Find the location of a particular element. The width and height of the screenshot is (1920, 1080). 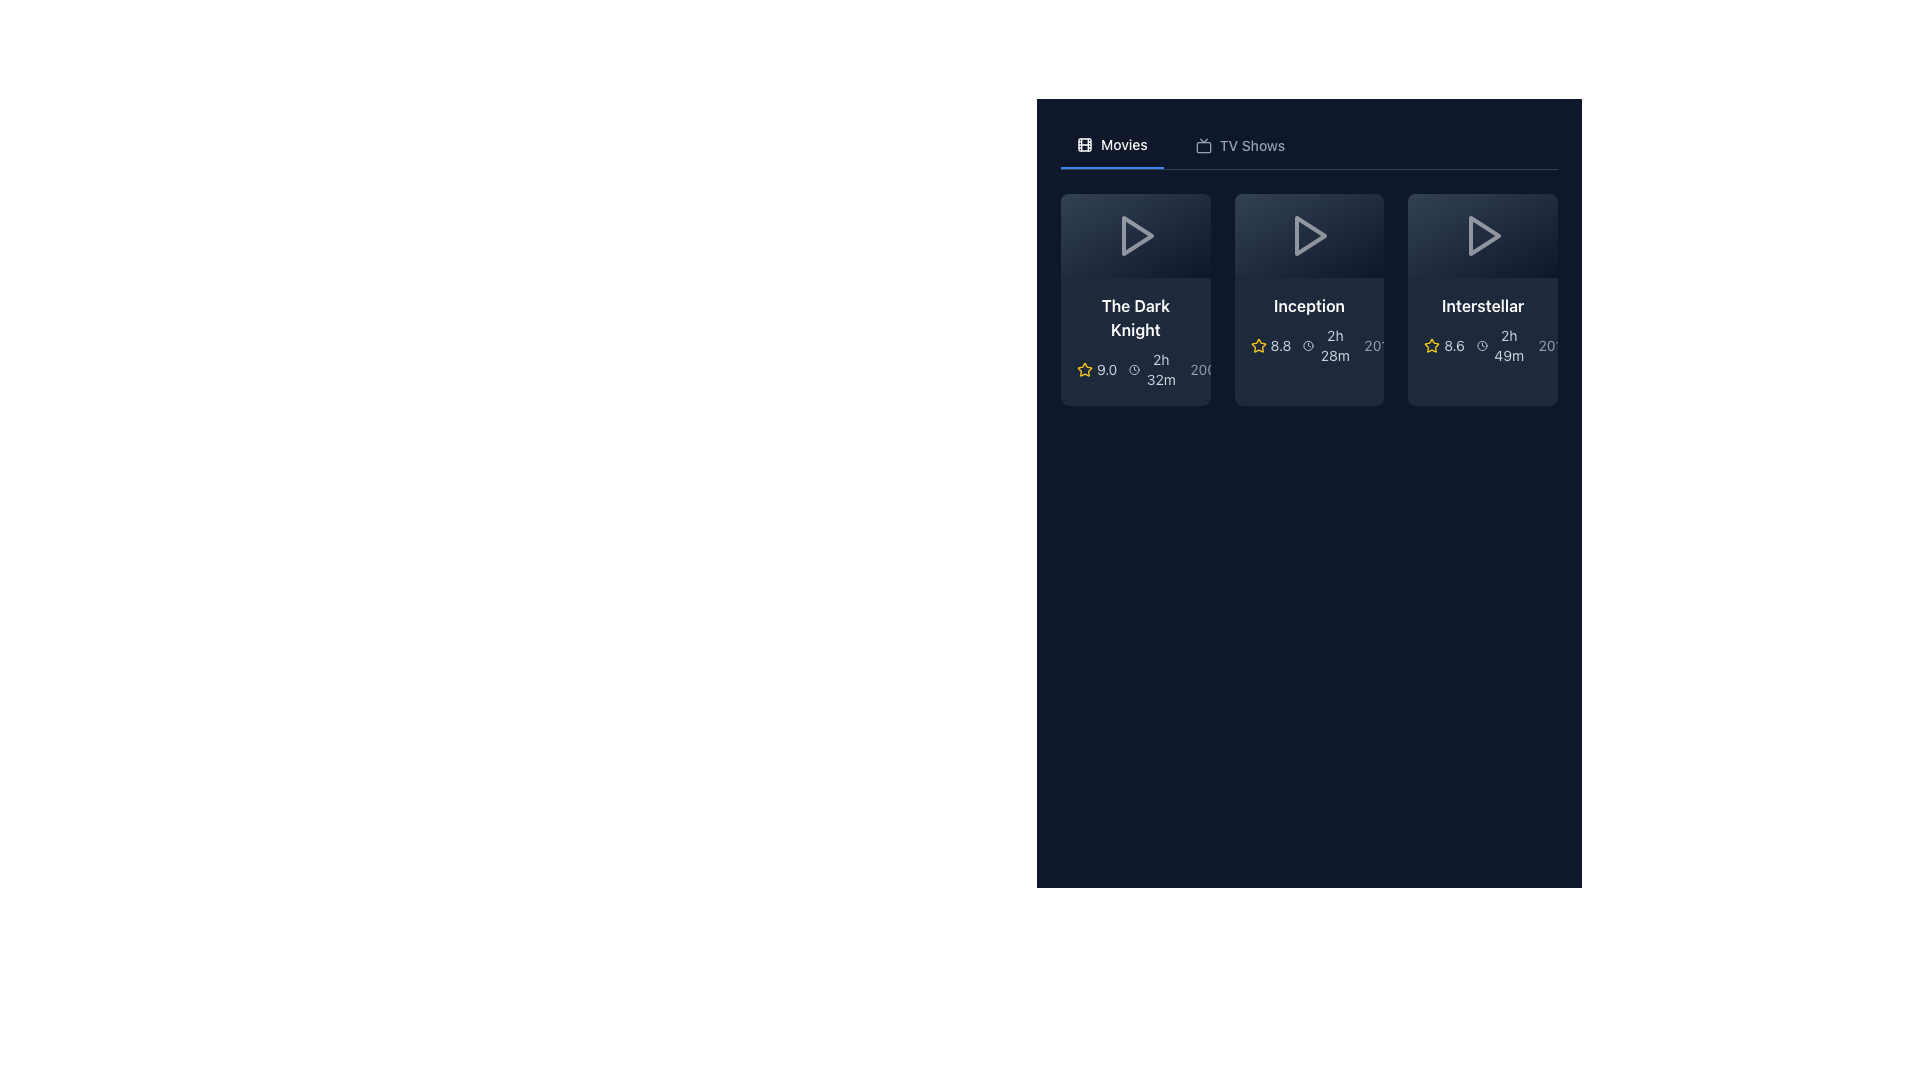

the numerical rating text '8.6' that appears bold and is located to the right of a golden star icon for the movie 'Interstellar' in the third column of the grid is located at coordinates (1454, 345).